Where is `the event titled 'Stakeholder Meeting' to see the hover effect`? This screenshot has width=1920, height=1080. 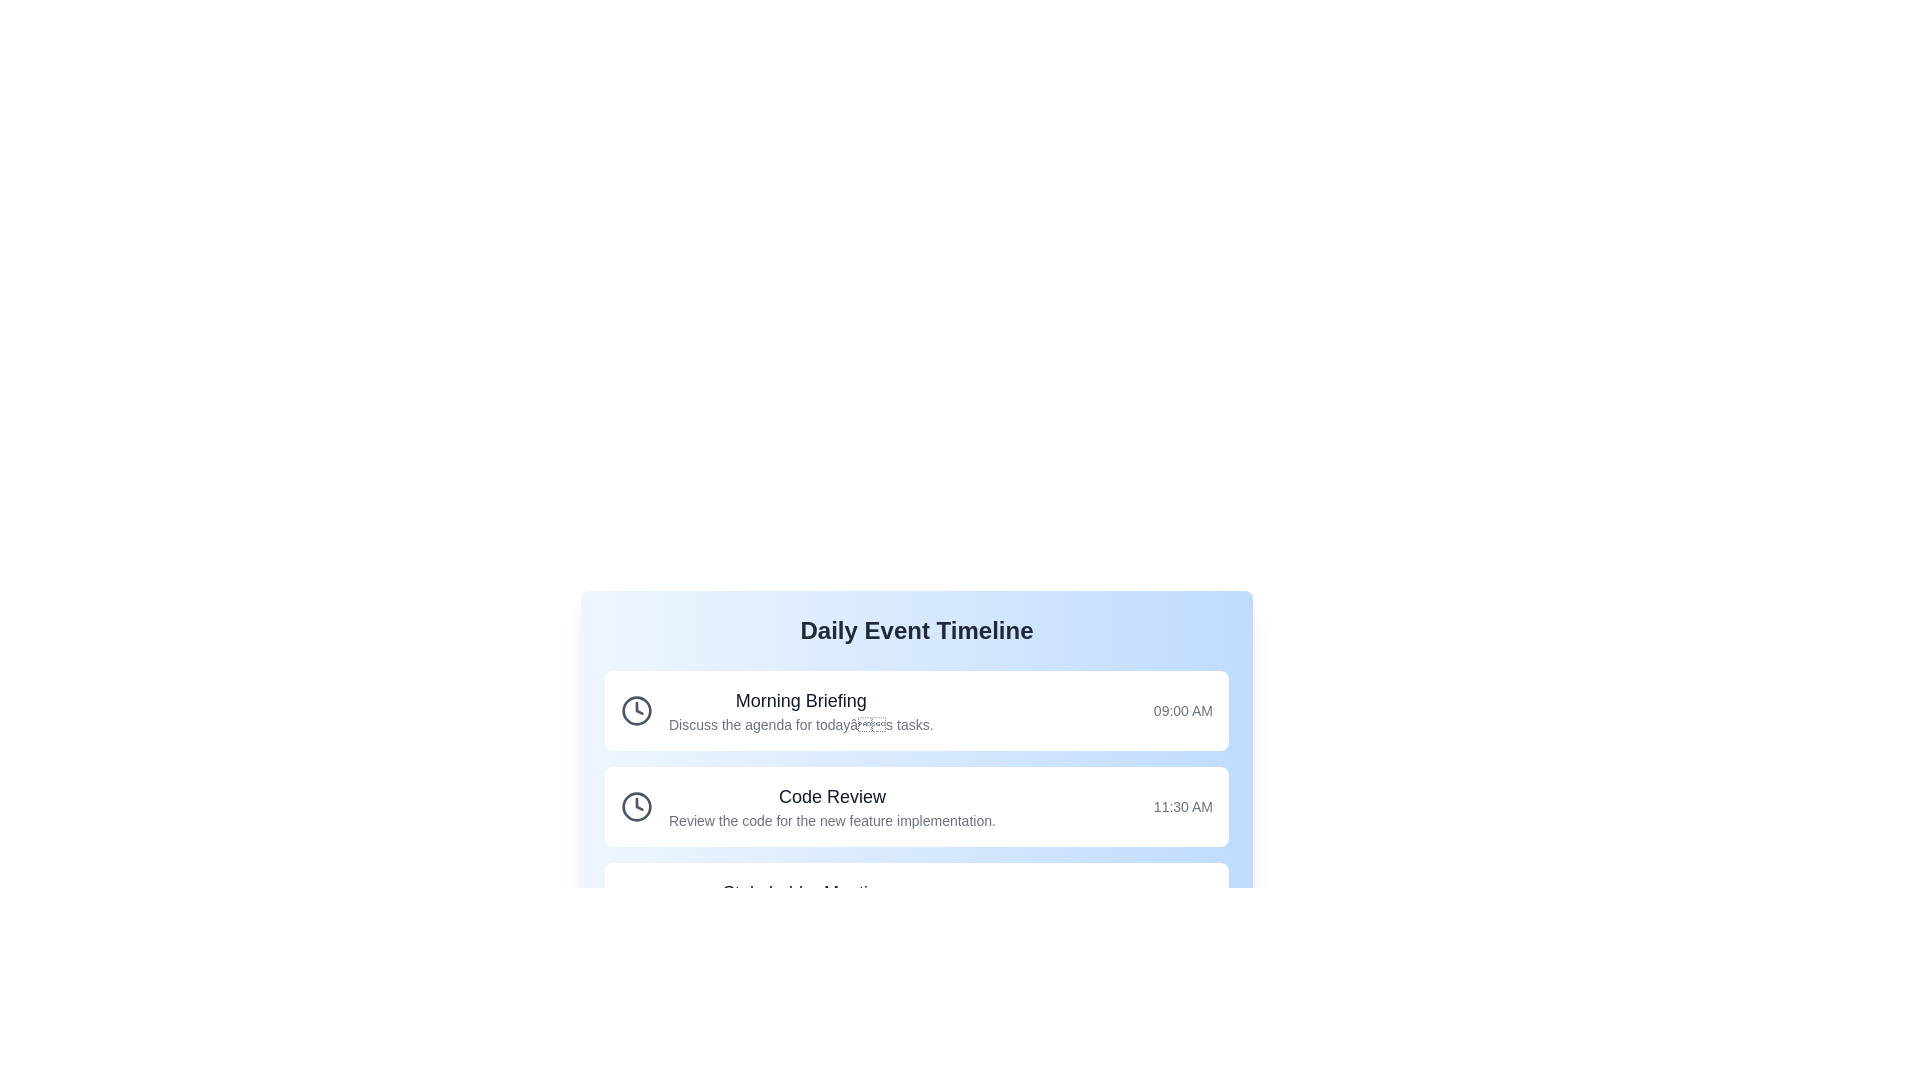 the event titled 'Stakeholder Meeting' to see the hover effect is located at coordinates (915, 902).